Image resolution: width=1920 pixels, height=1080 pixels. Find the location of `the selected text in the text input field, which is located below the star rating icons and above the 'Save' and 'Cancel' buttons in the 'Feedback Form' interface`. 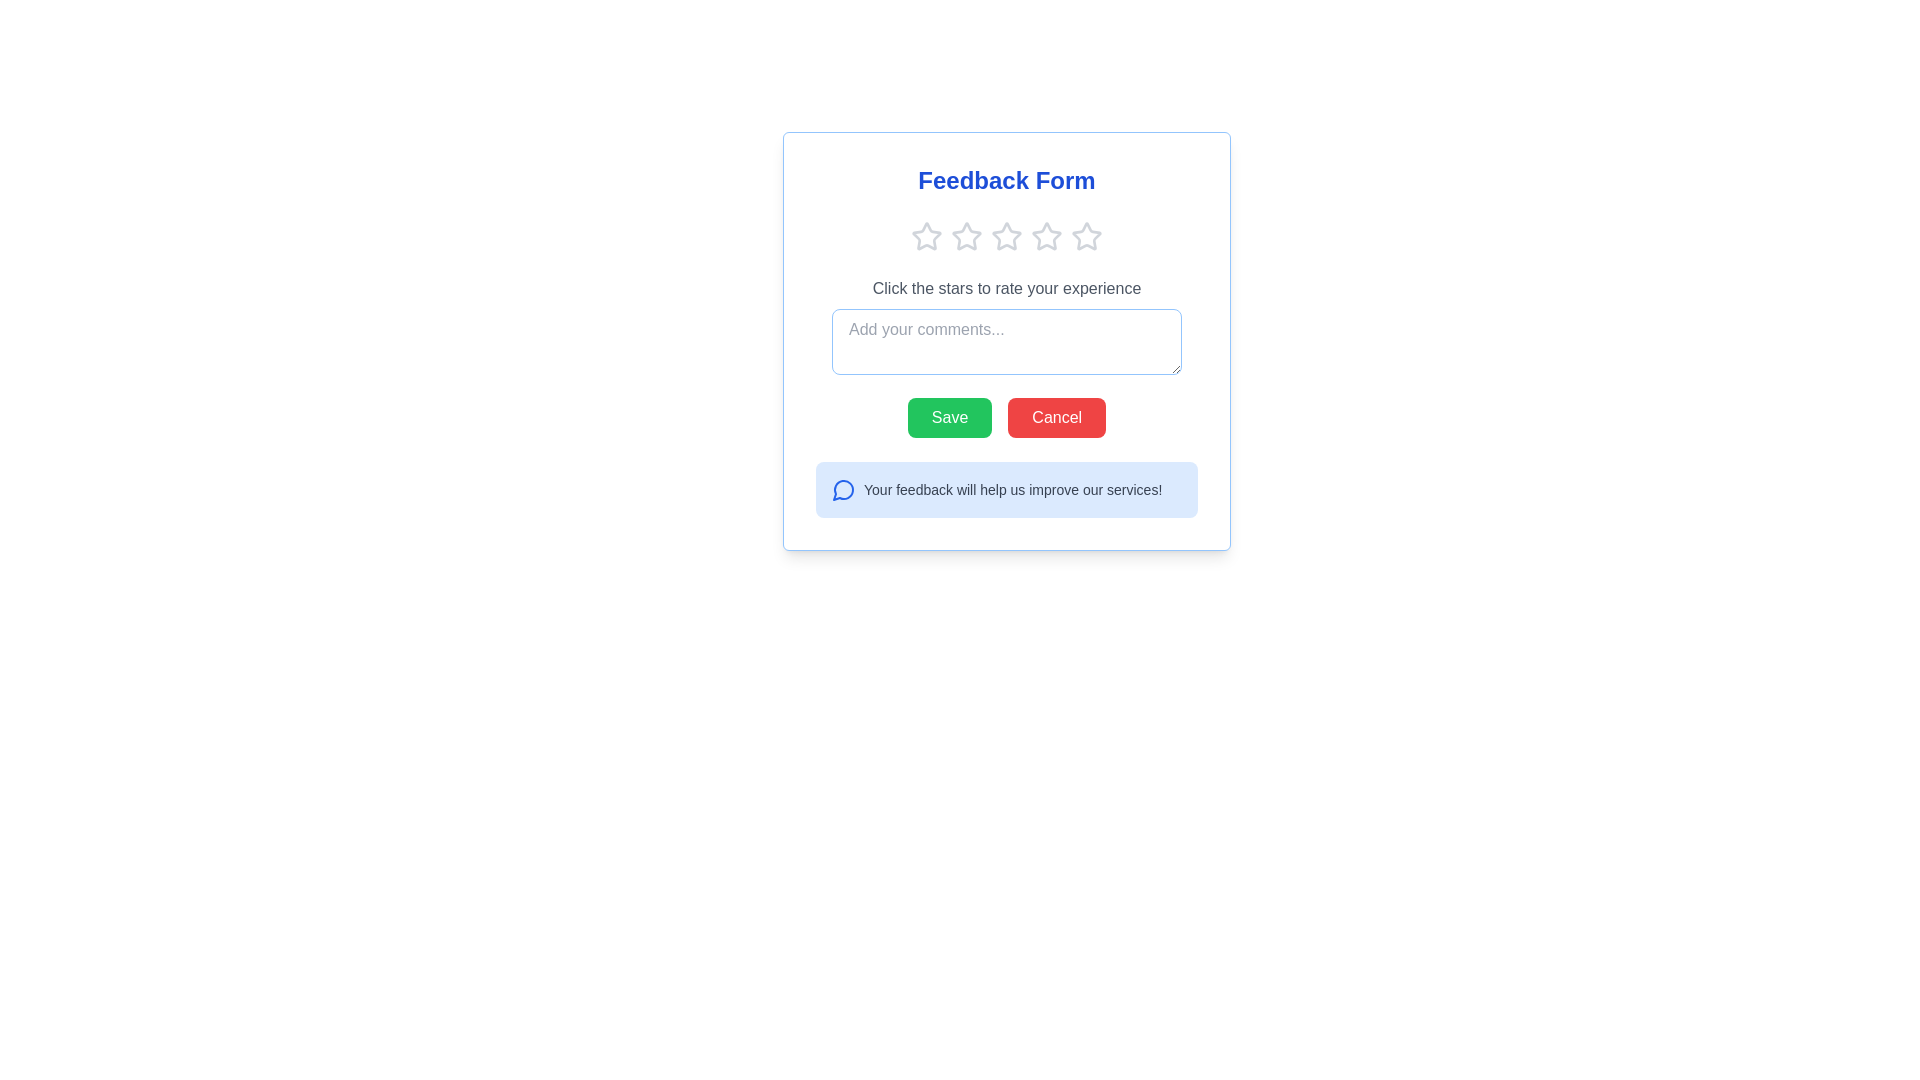

the selected text in the text input field, which is located below the star rating icons and above the 'Save' and 'Cancel' buttons in the 'Feedback Form' interface is located at coordinates (1007, 341).